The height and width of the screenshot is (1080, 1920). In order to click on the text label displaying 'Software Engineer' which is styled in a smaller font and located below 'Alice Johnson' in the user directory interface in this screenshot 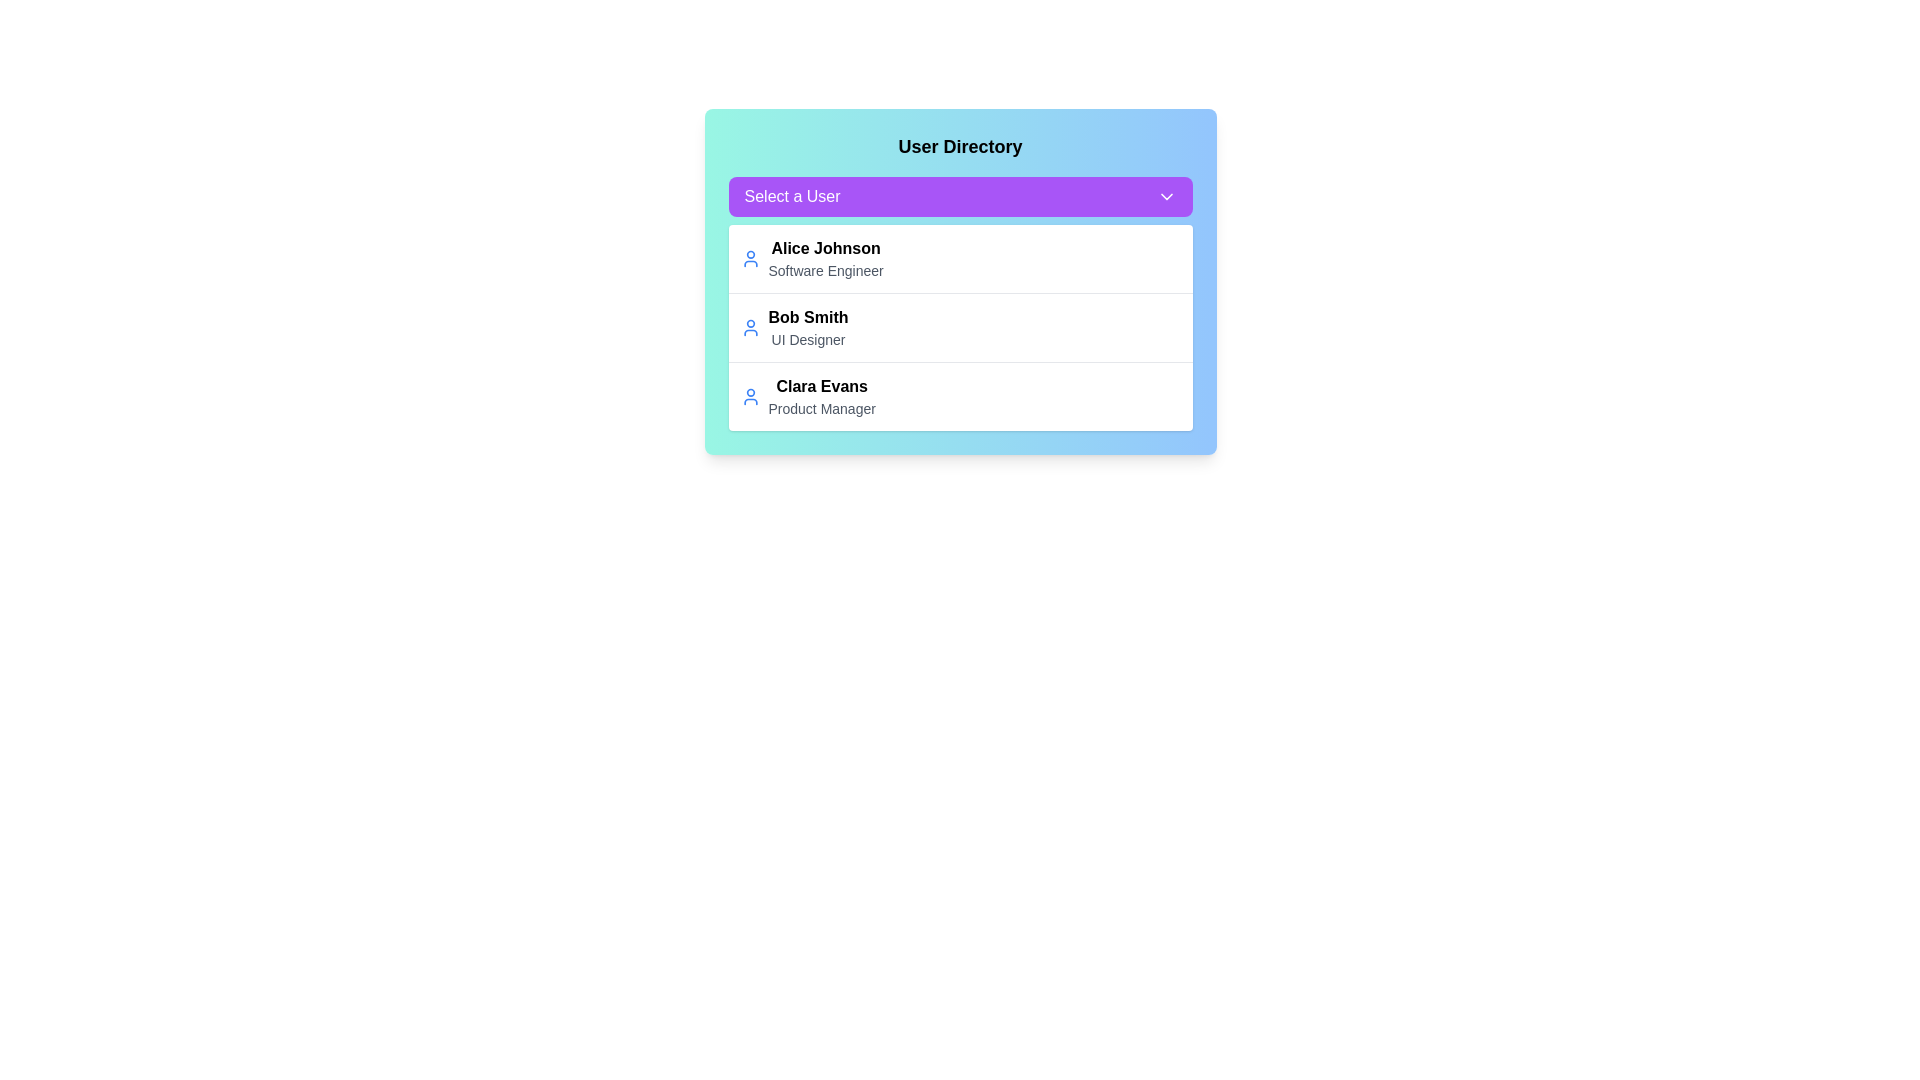, I will do `click(826, 270)`.